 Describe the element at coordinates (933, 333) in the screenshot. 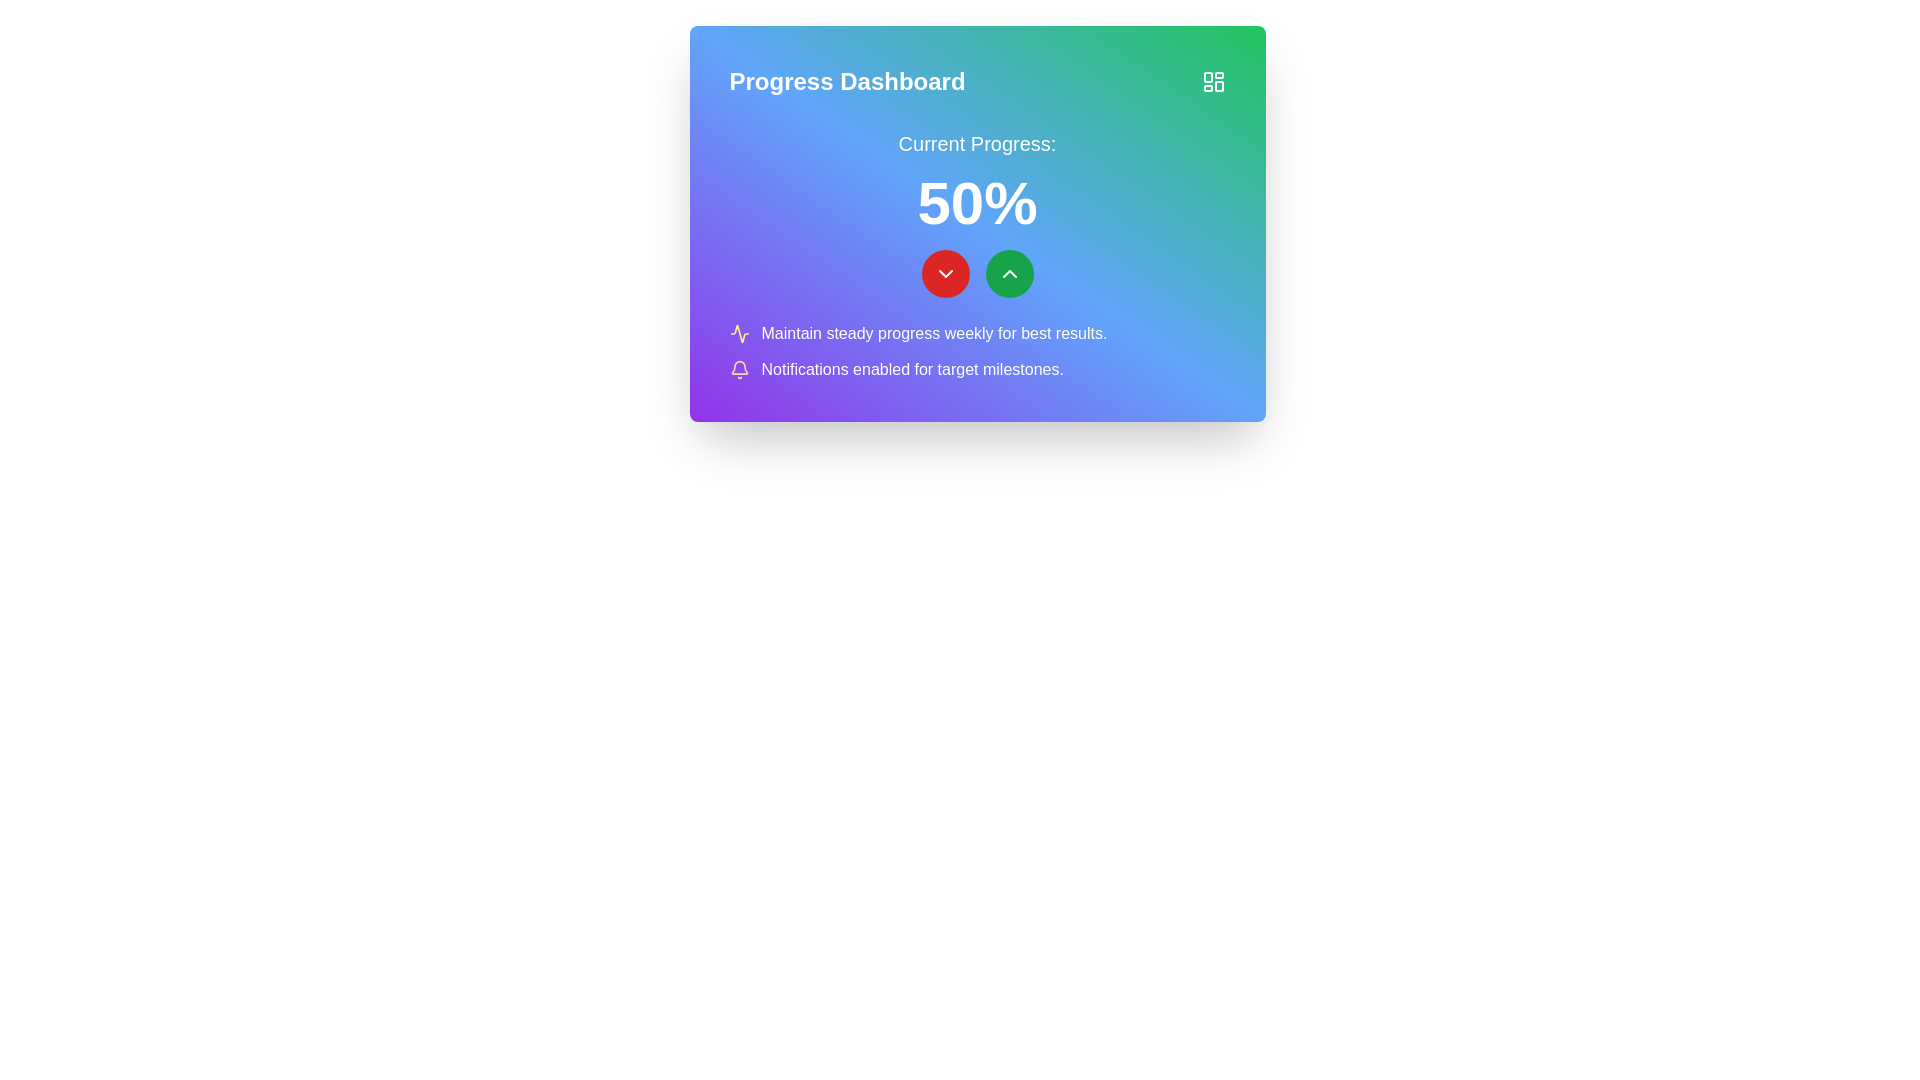

I see `the instructional text label located below the '50%' progress indicator and above the notification-related text, positioned to the right of an activity signal icon` at that location.